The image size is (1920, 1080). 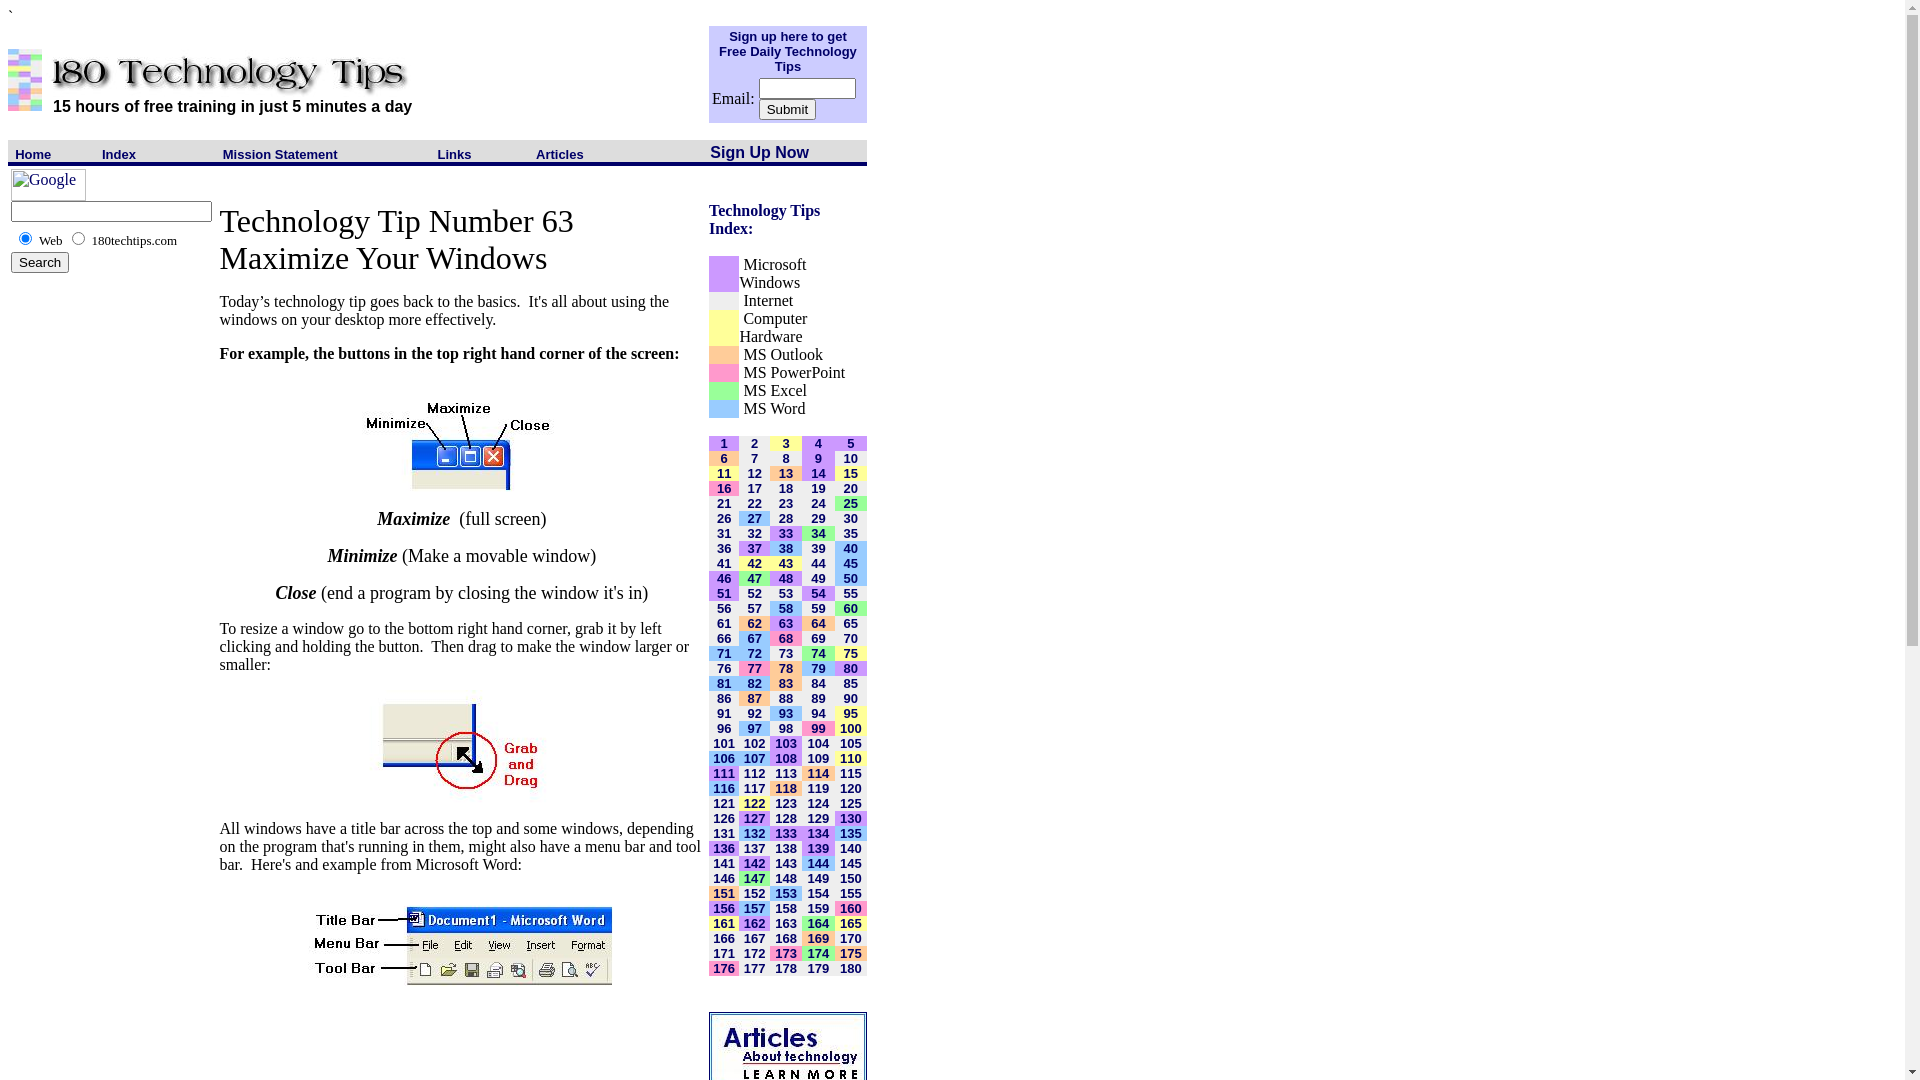 I want to click on '82', so click(x=746, y=682).